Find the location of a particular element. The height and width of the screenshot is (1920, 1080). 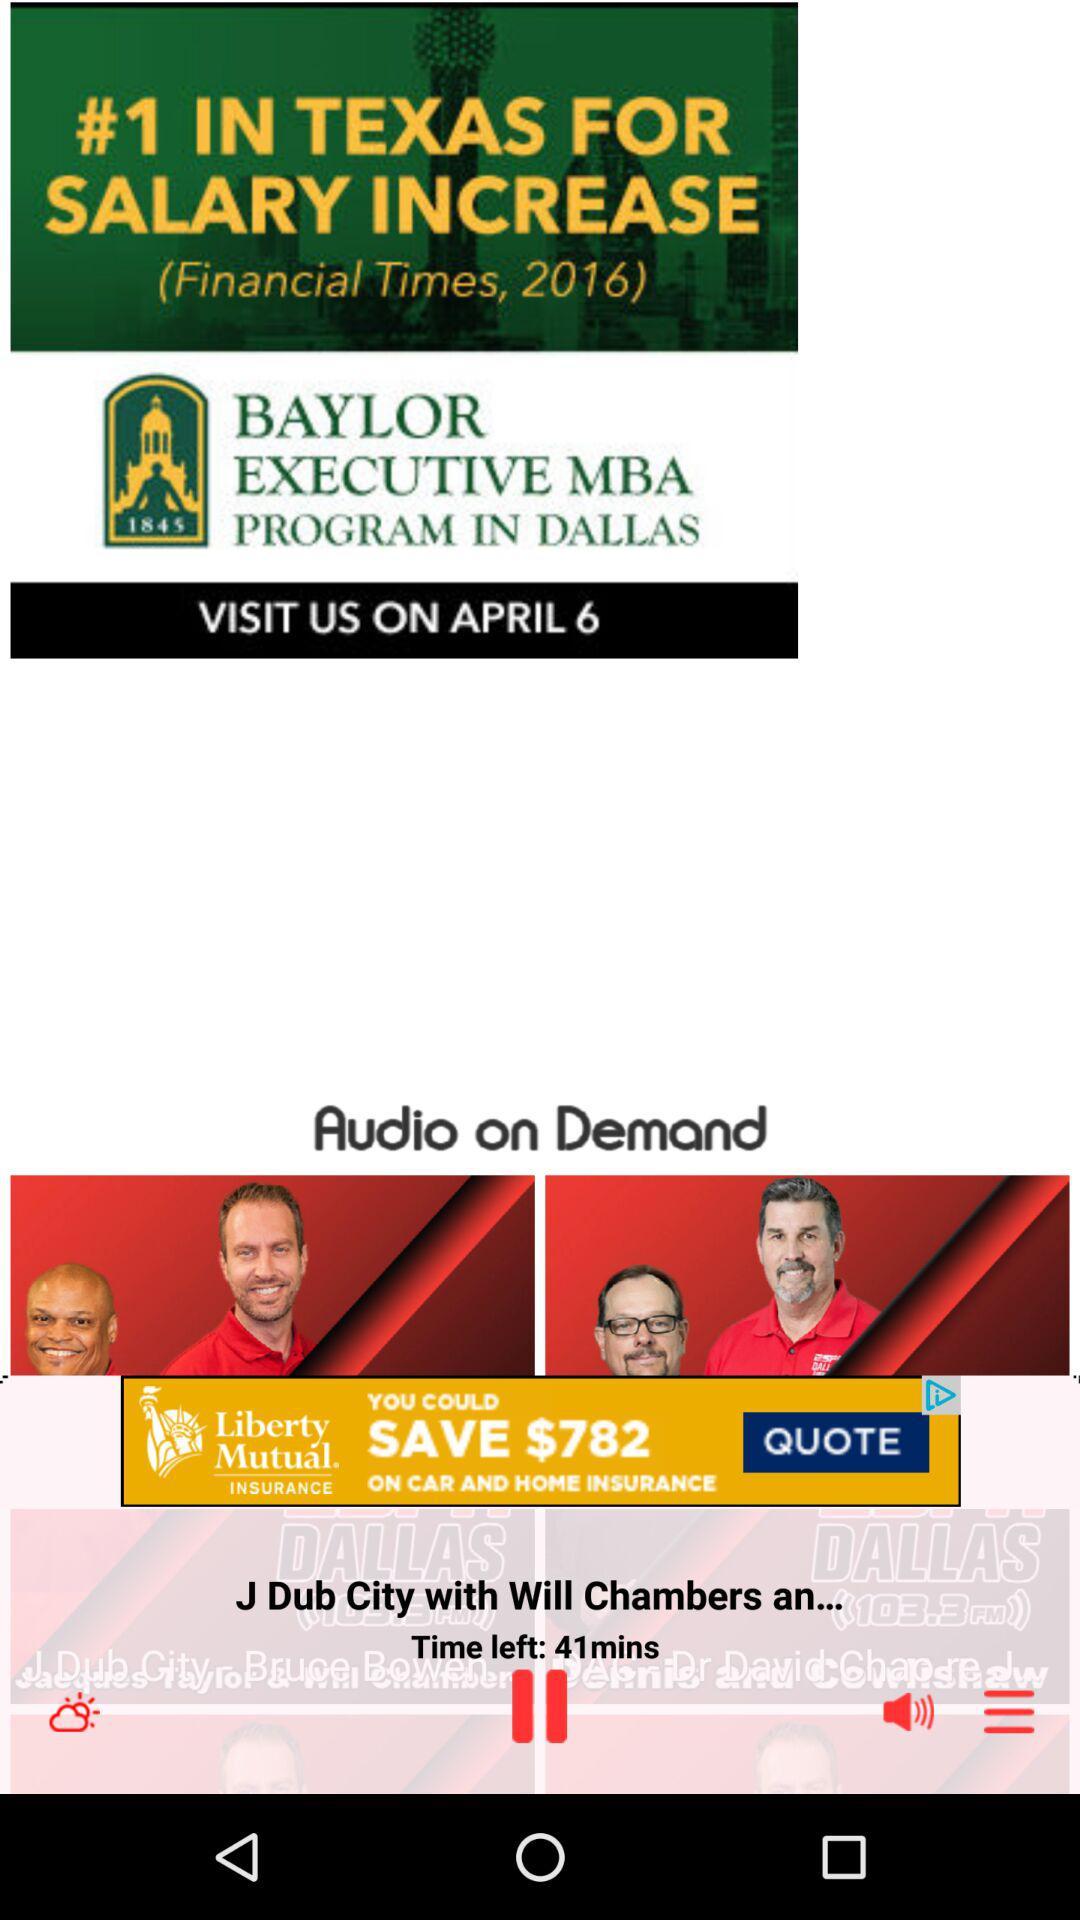

the pause icon is located at coordinates (538, 1826).